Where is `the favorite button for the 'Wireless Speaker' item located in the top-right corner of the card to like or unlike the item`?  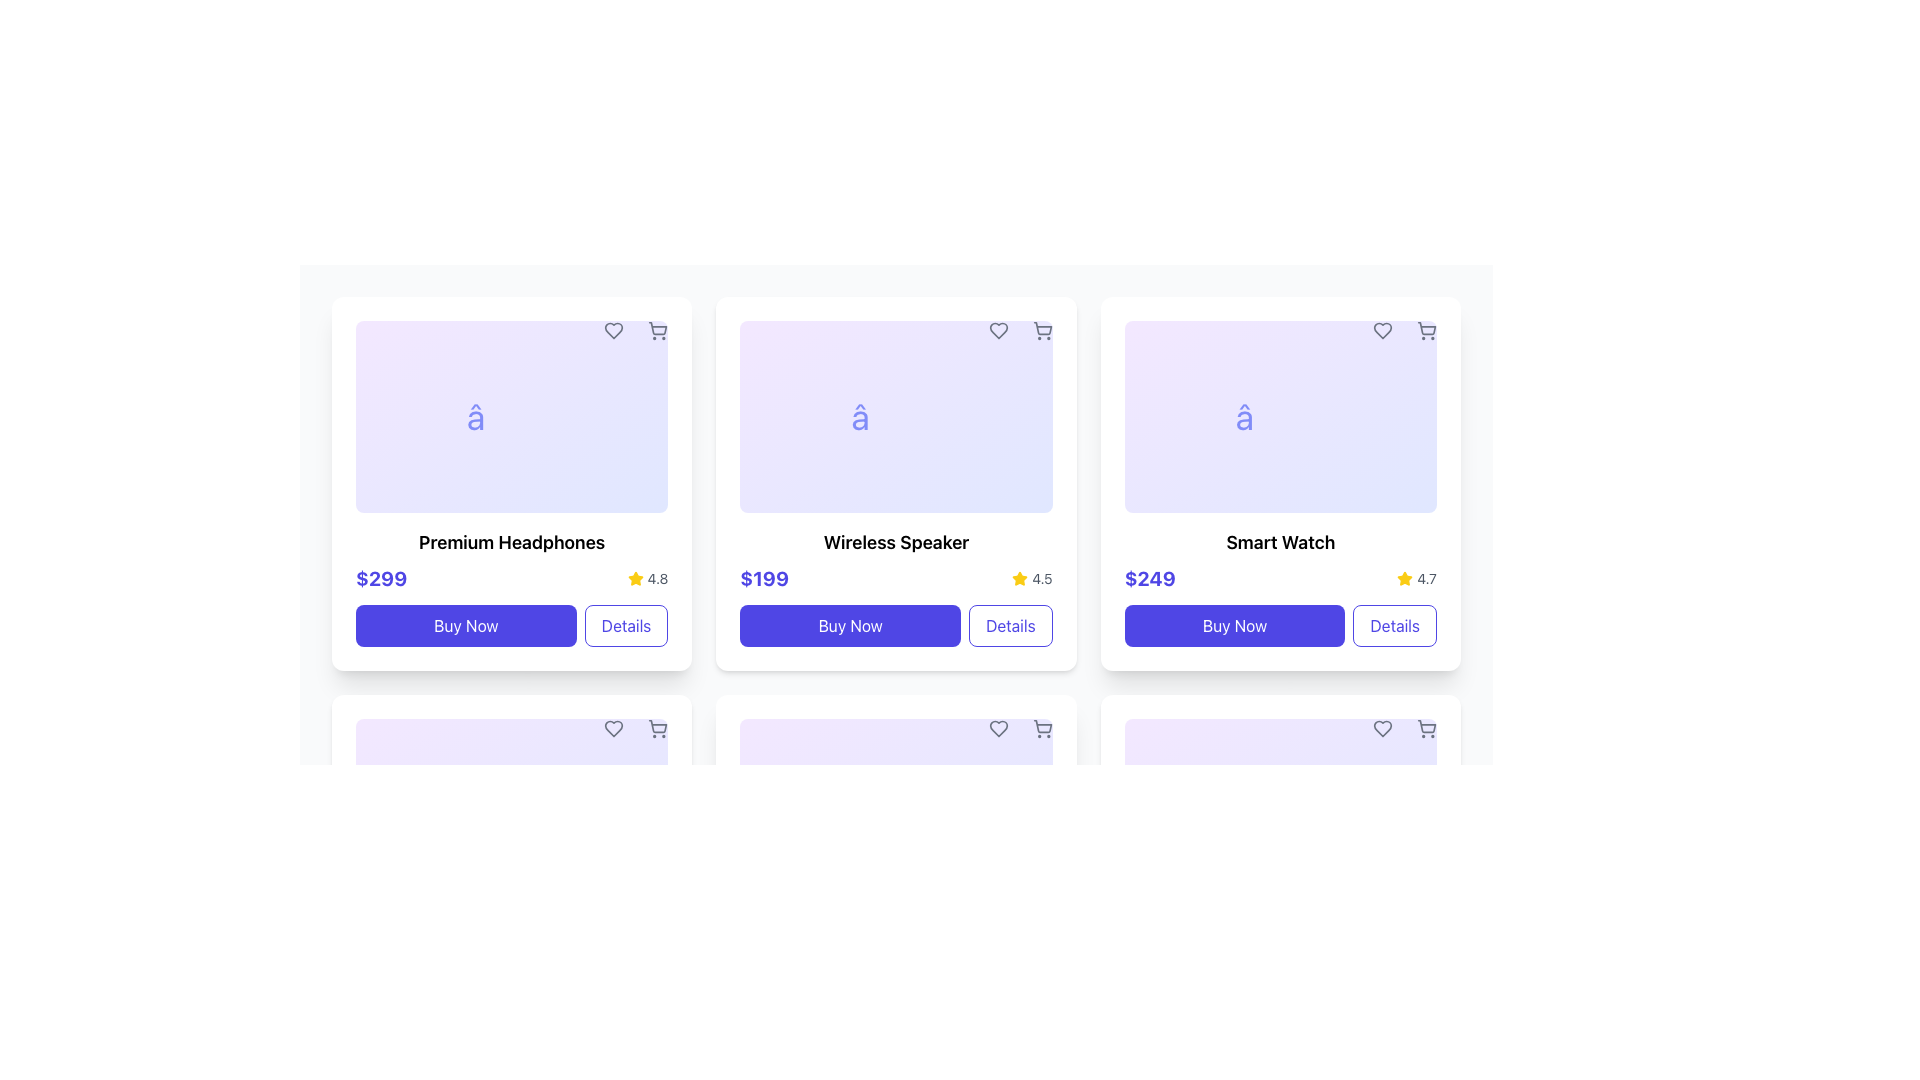 the favorite button for the 'Wireless Speaker' item located in the top-right corner of the card to like or unlike the item is located at coordinates (998, 729).